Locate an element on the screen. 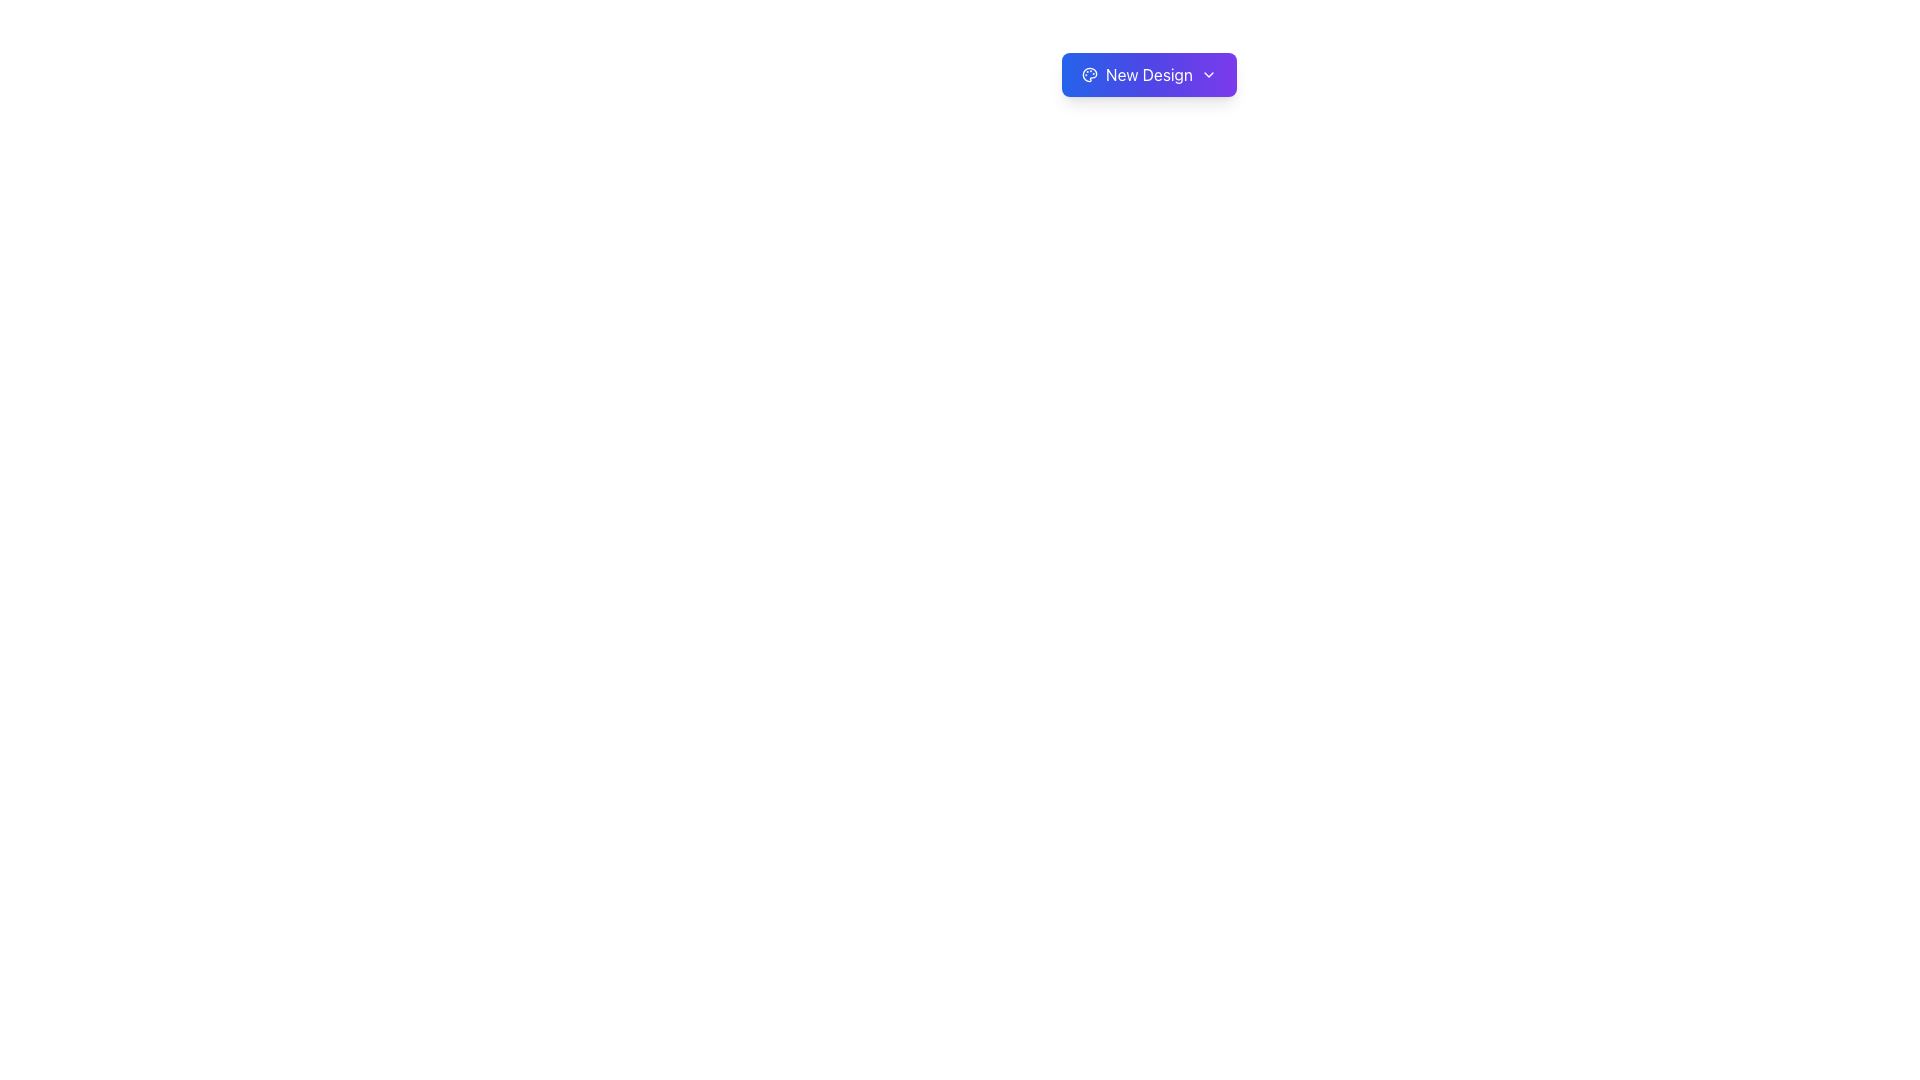 The image size is (1920, 1080). the interactive icon located at the top-right corner of the 'New Design' button, which serves as an indicator for additional options or a dropdown menu is located at coordinates (1208, 73).